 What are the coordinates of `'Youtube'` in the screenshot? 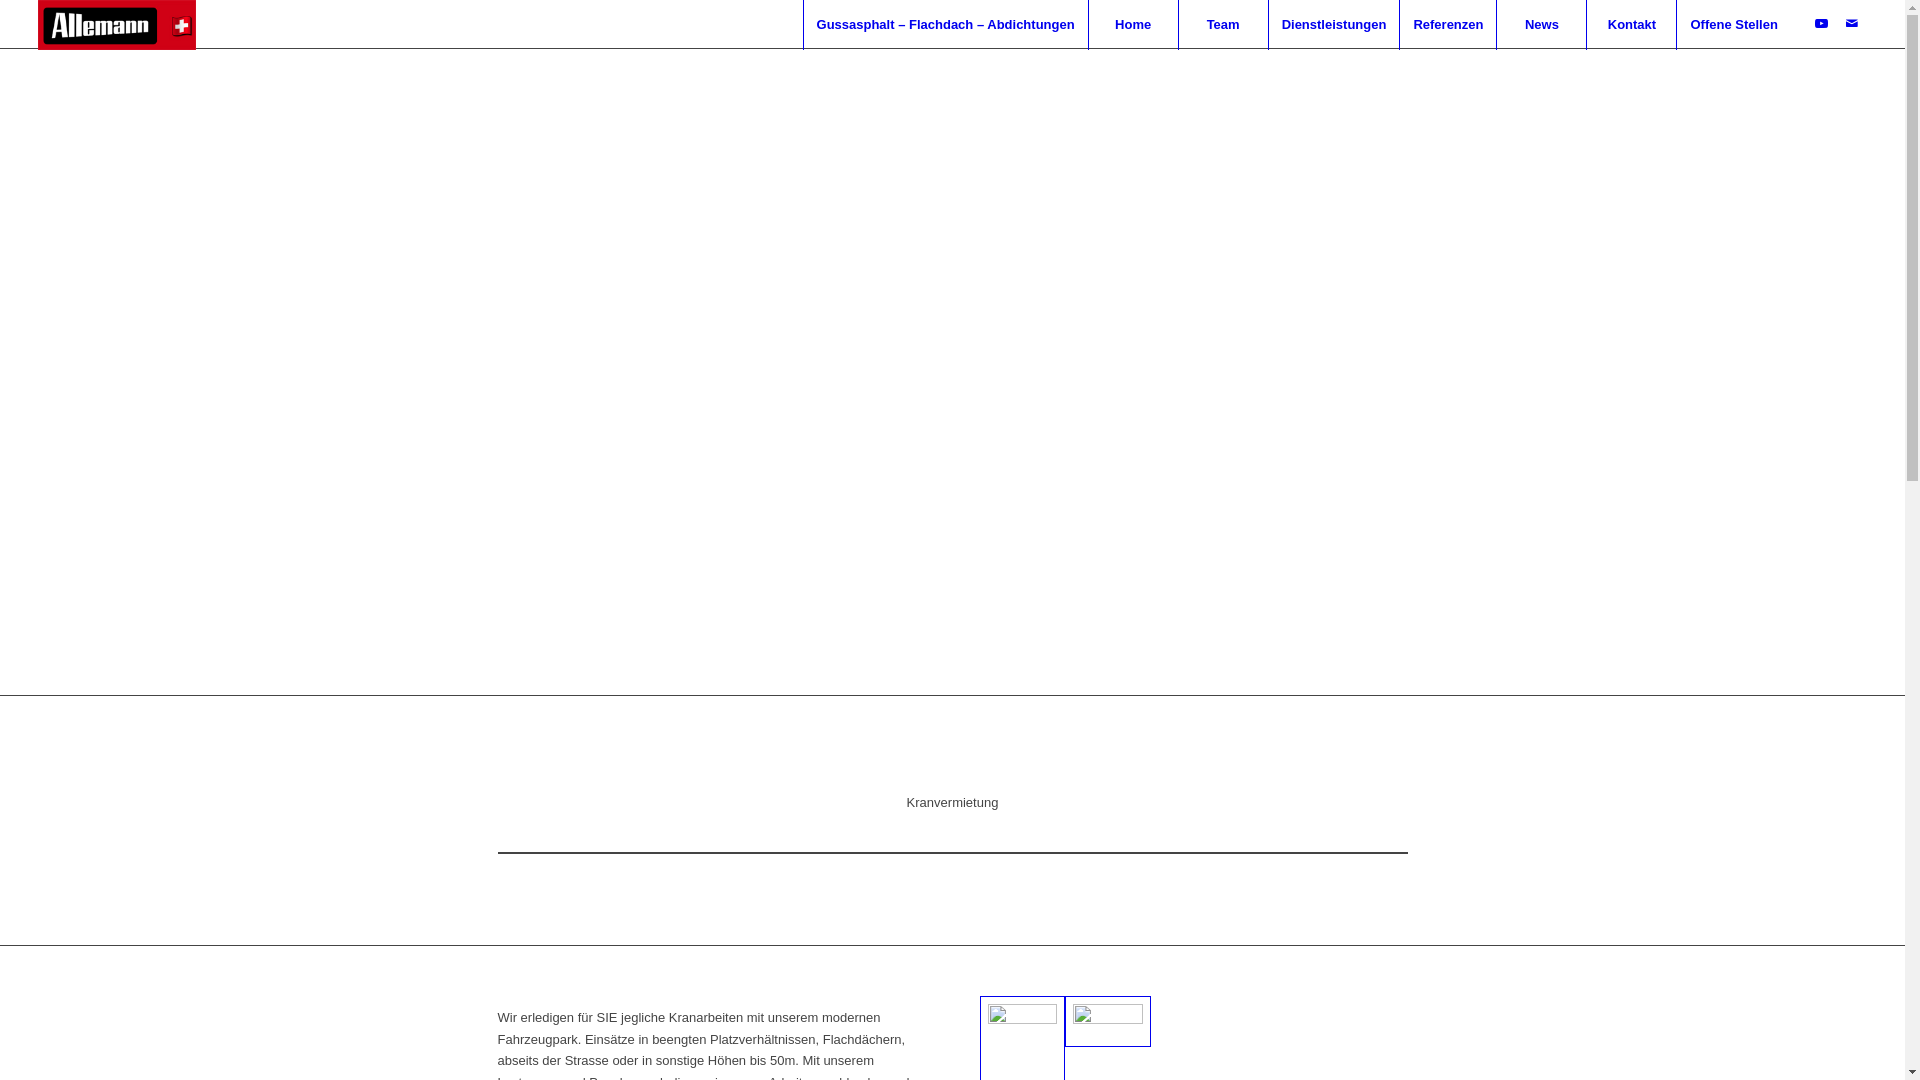 It's located at (1822, 23).